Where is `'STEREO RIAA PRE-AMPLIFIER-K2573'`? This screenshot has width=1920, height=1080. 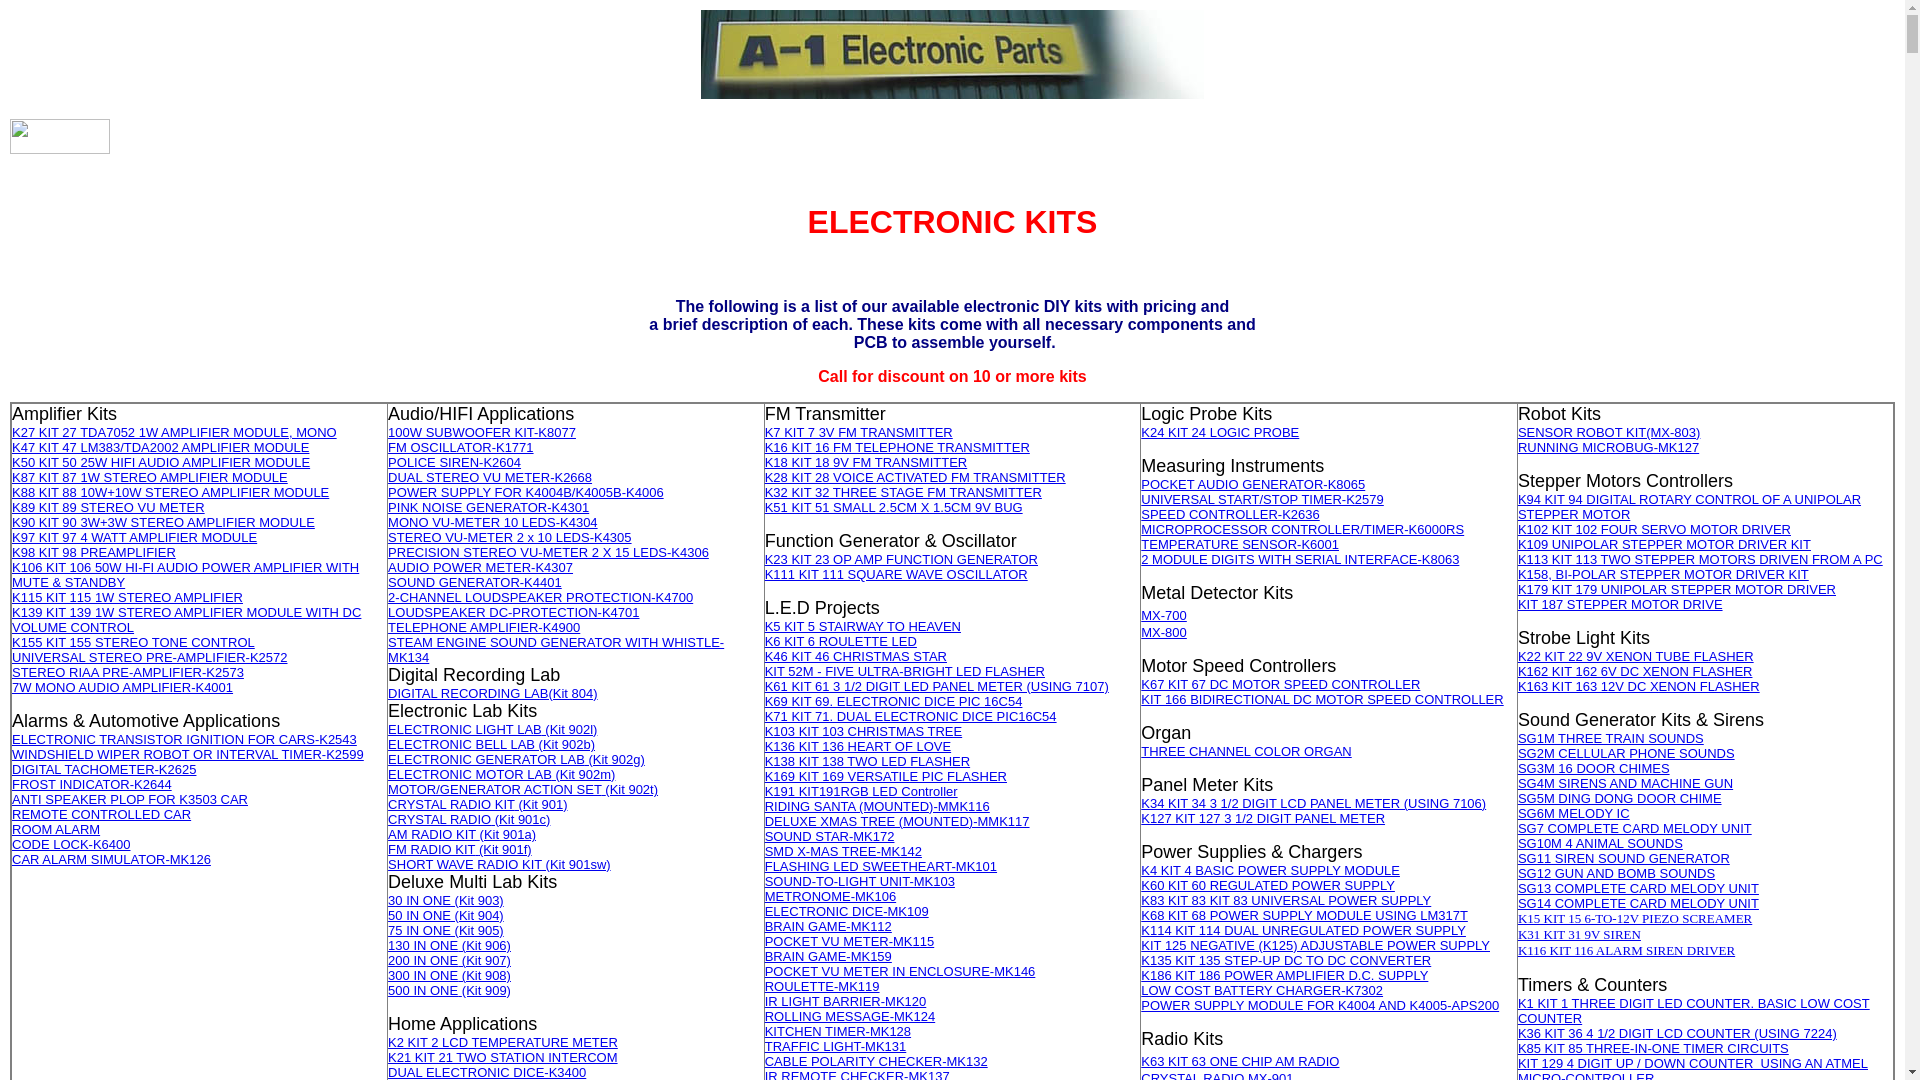 'STEREO RIAA PRE-AMPLIFIER-K2573' is located at coordinates (127, 672).